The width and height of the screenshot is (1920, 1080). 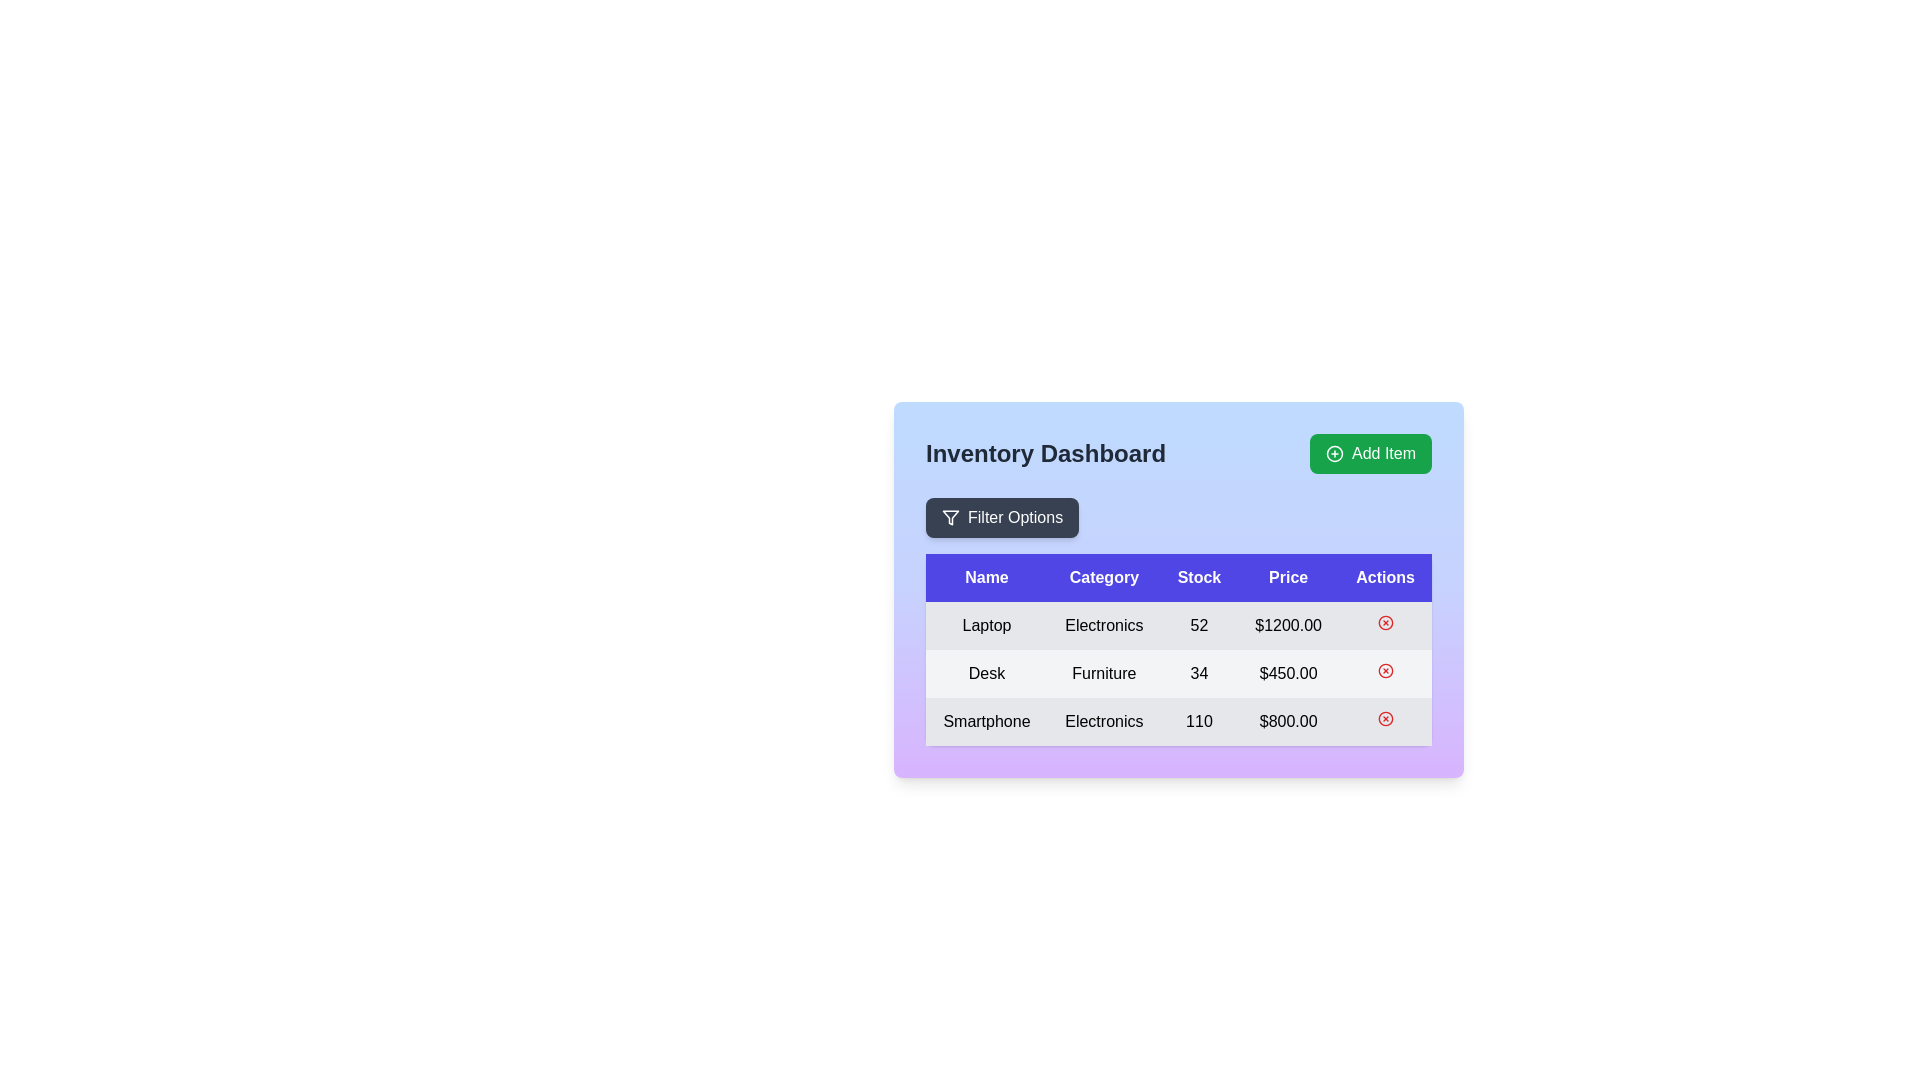 What do you see at coordinates (1384, 674) in the screenshot?
I see `the red circular icon with a bug symbol in the 'Actions' column of the 'Desk' row` at bounding box center [1384, 674].